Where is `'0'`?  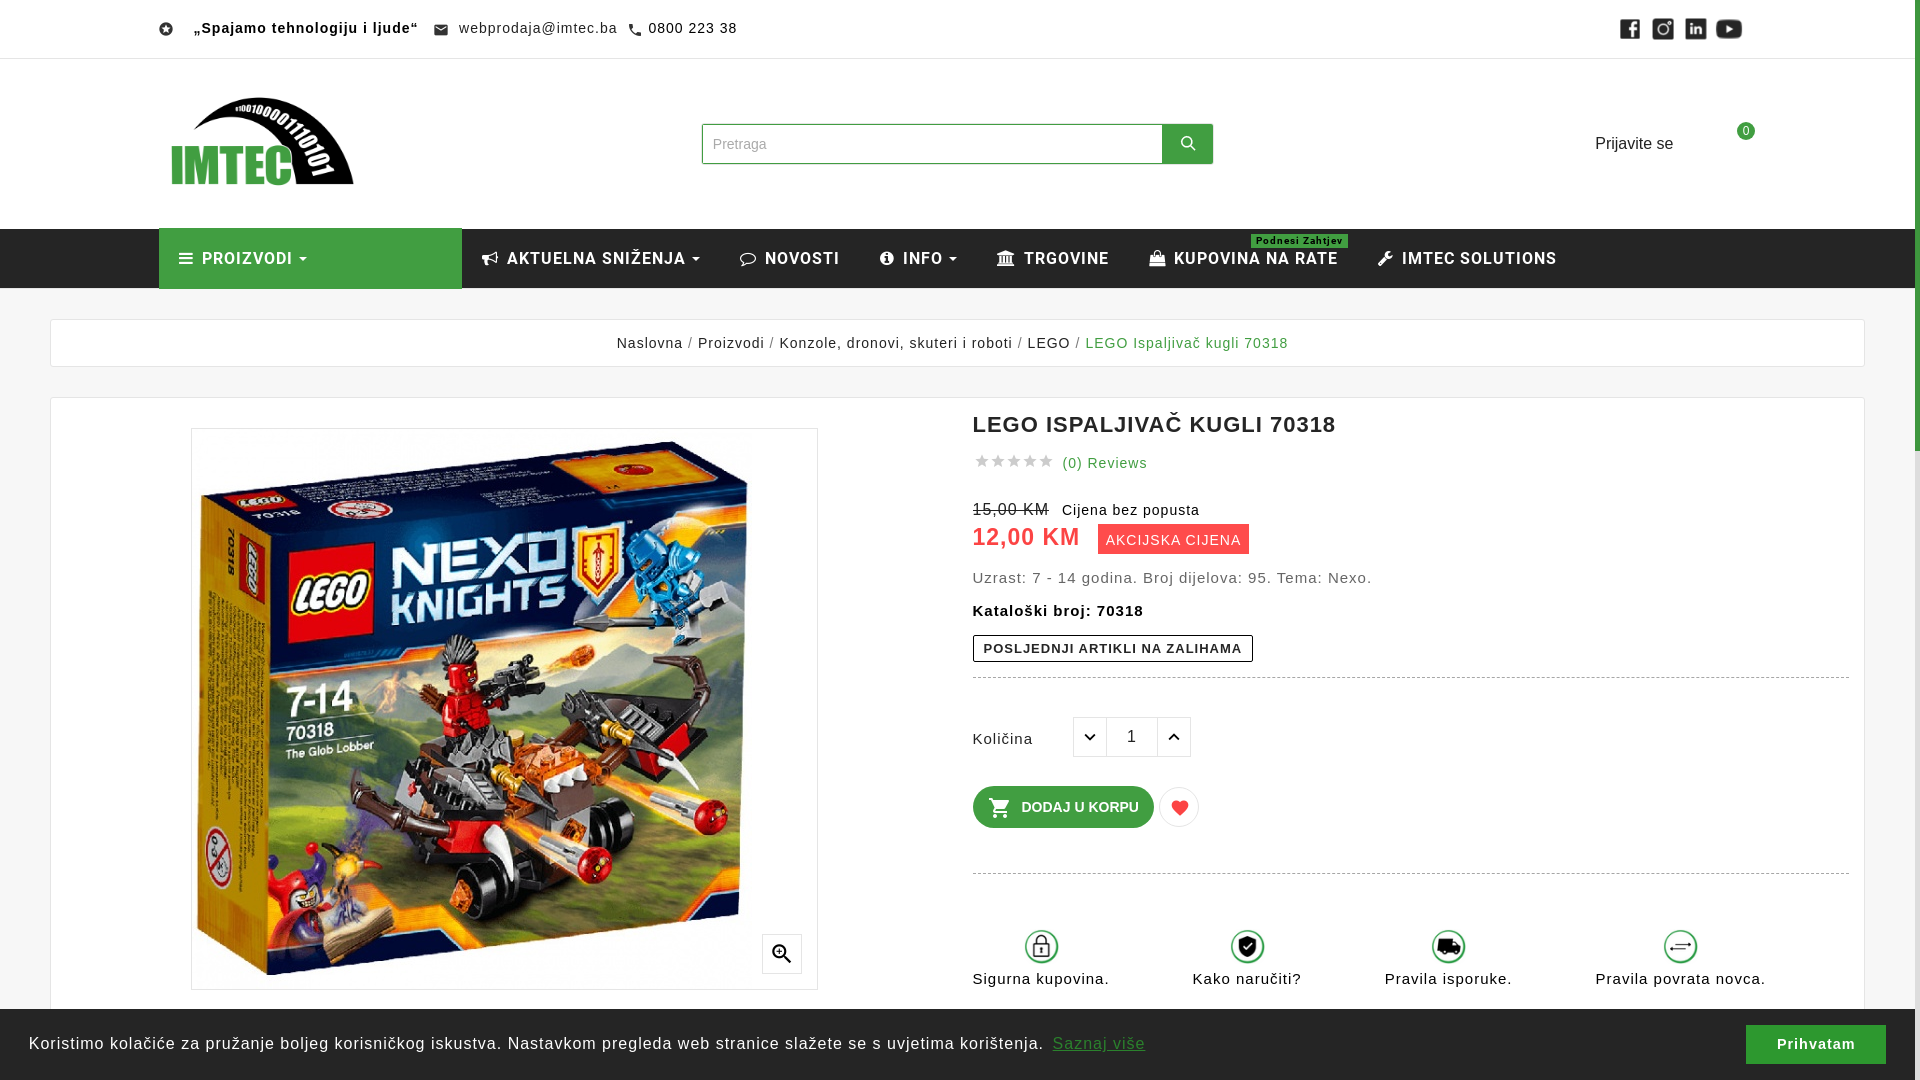 '0' is located at coordinates (1702, 142).